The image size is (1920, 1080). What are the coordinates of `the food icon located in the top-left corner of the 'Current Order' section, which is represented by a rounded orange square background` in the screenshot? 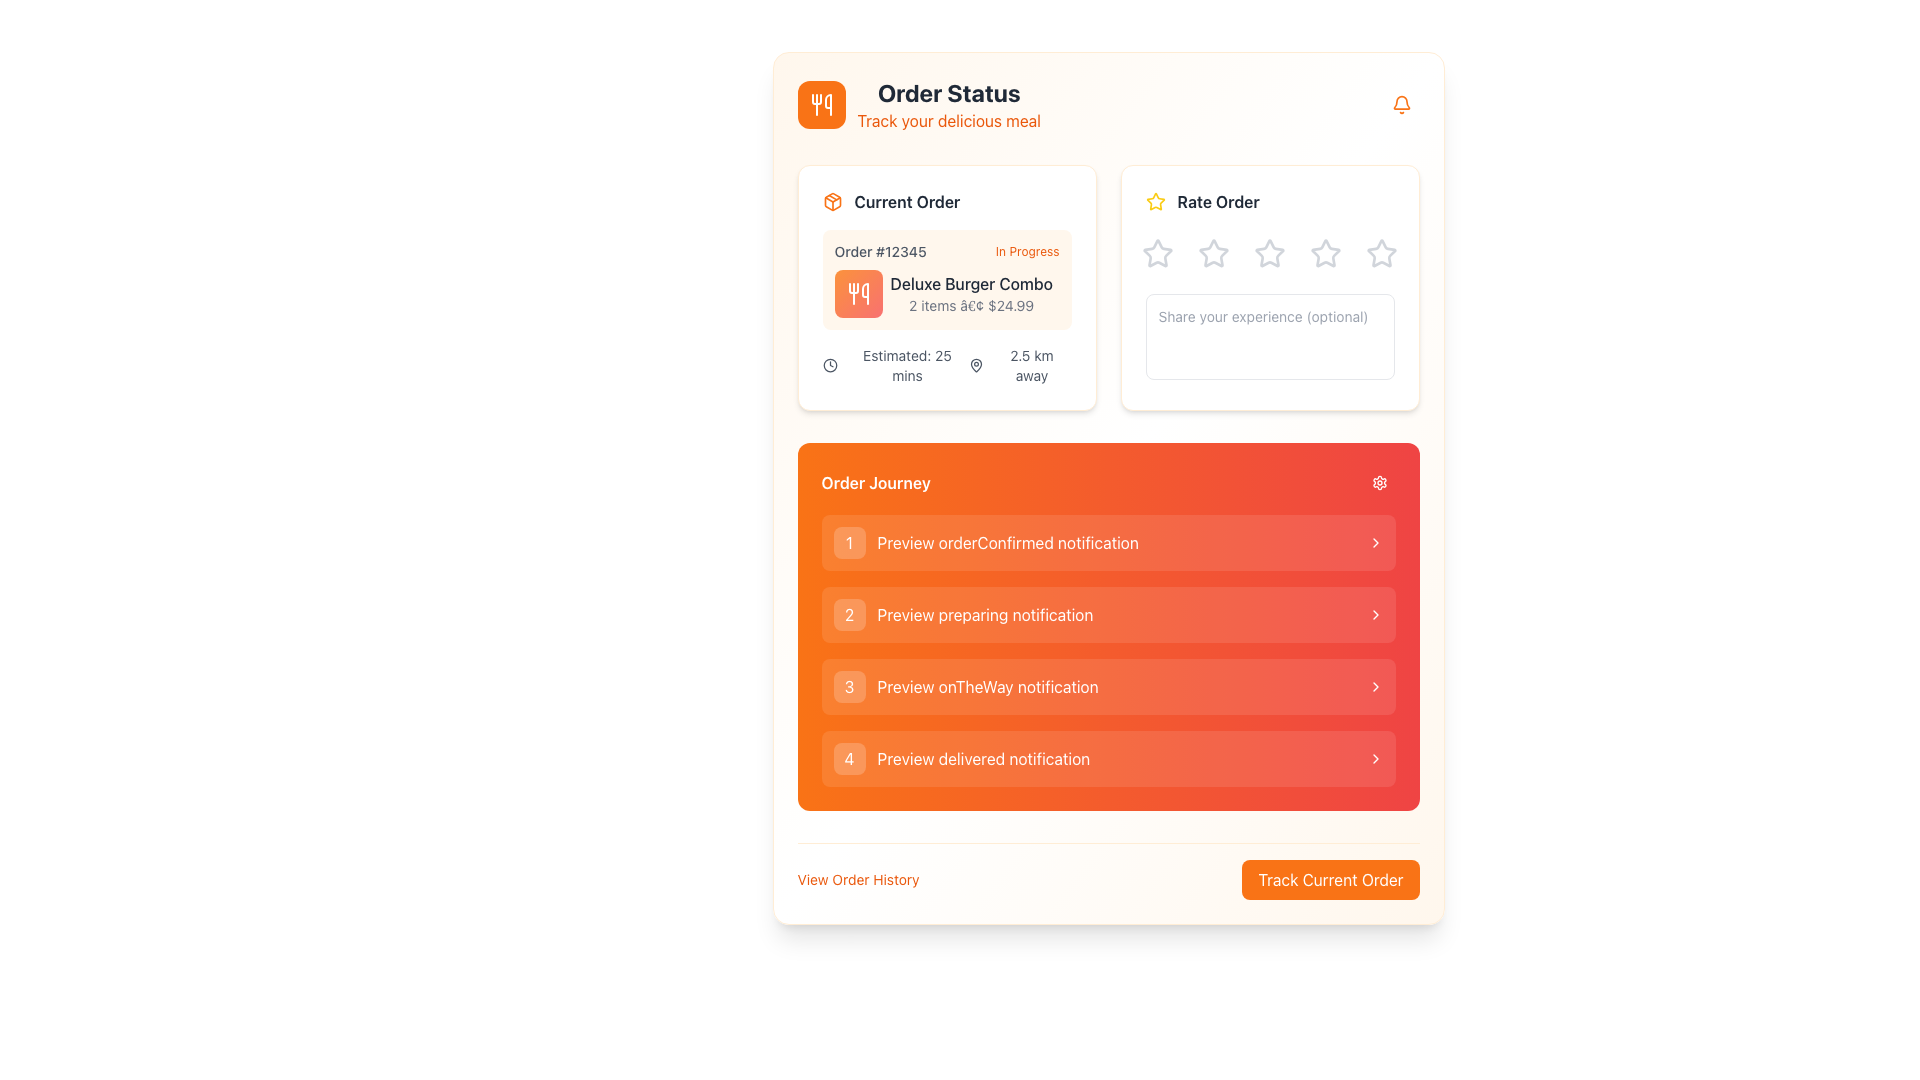 It's located at (821, 104).